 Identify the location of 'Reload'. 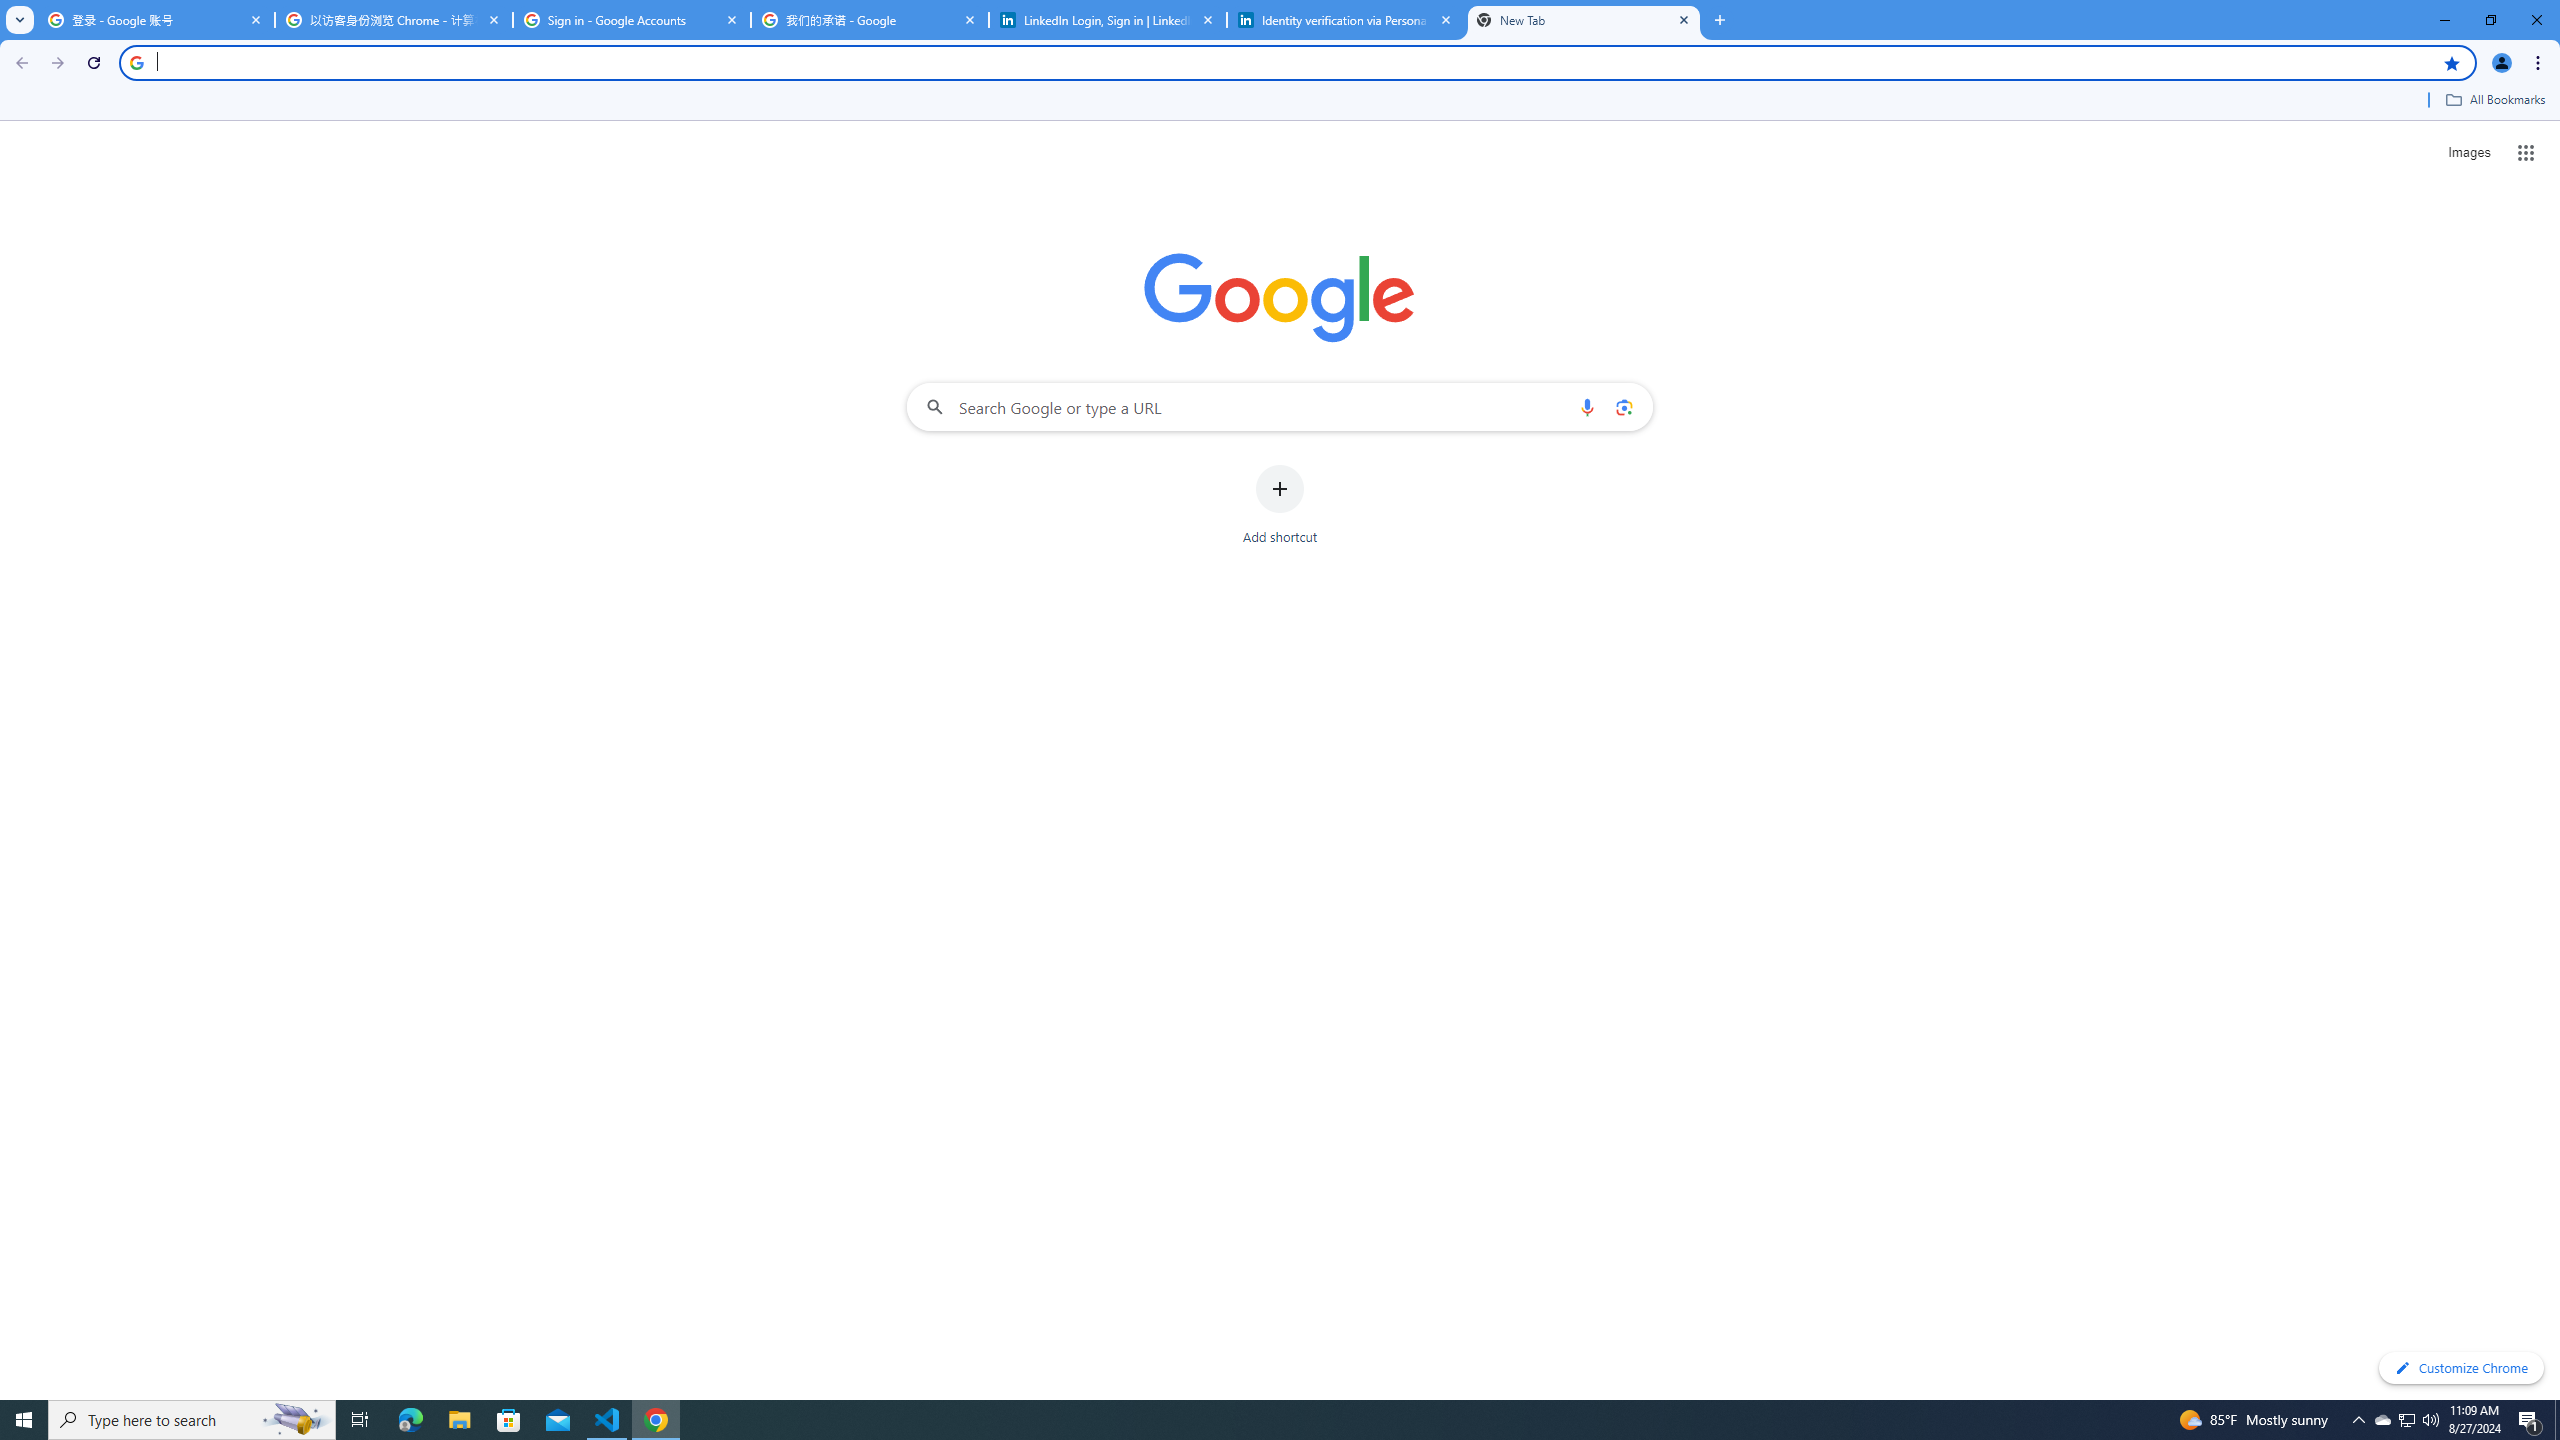
(93, 62).